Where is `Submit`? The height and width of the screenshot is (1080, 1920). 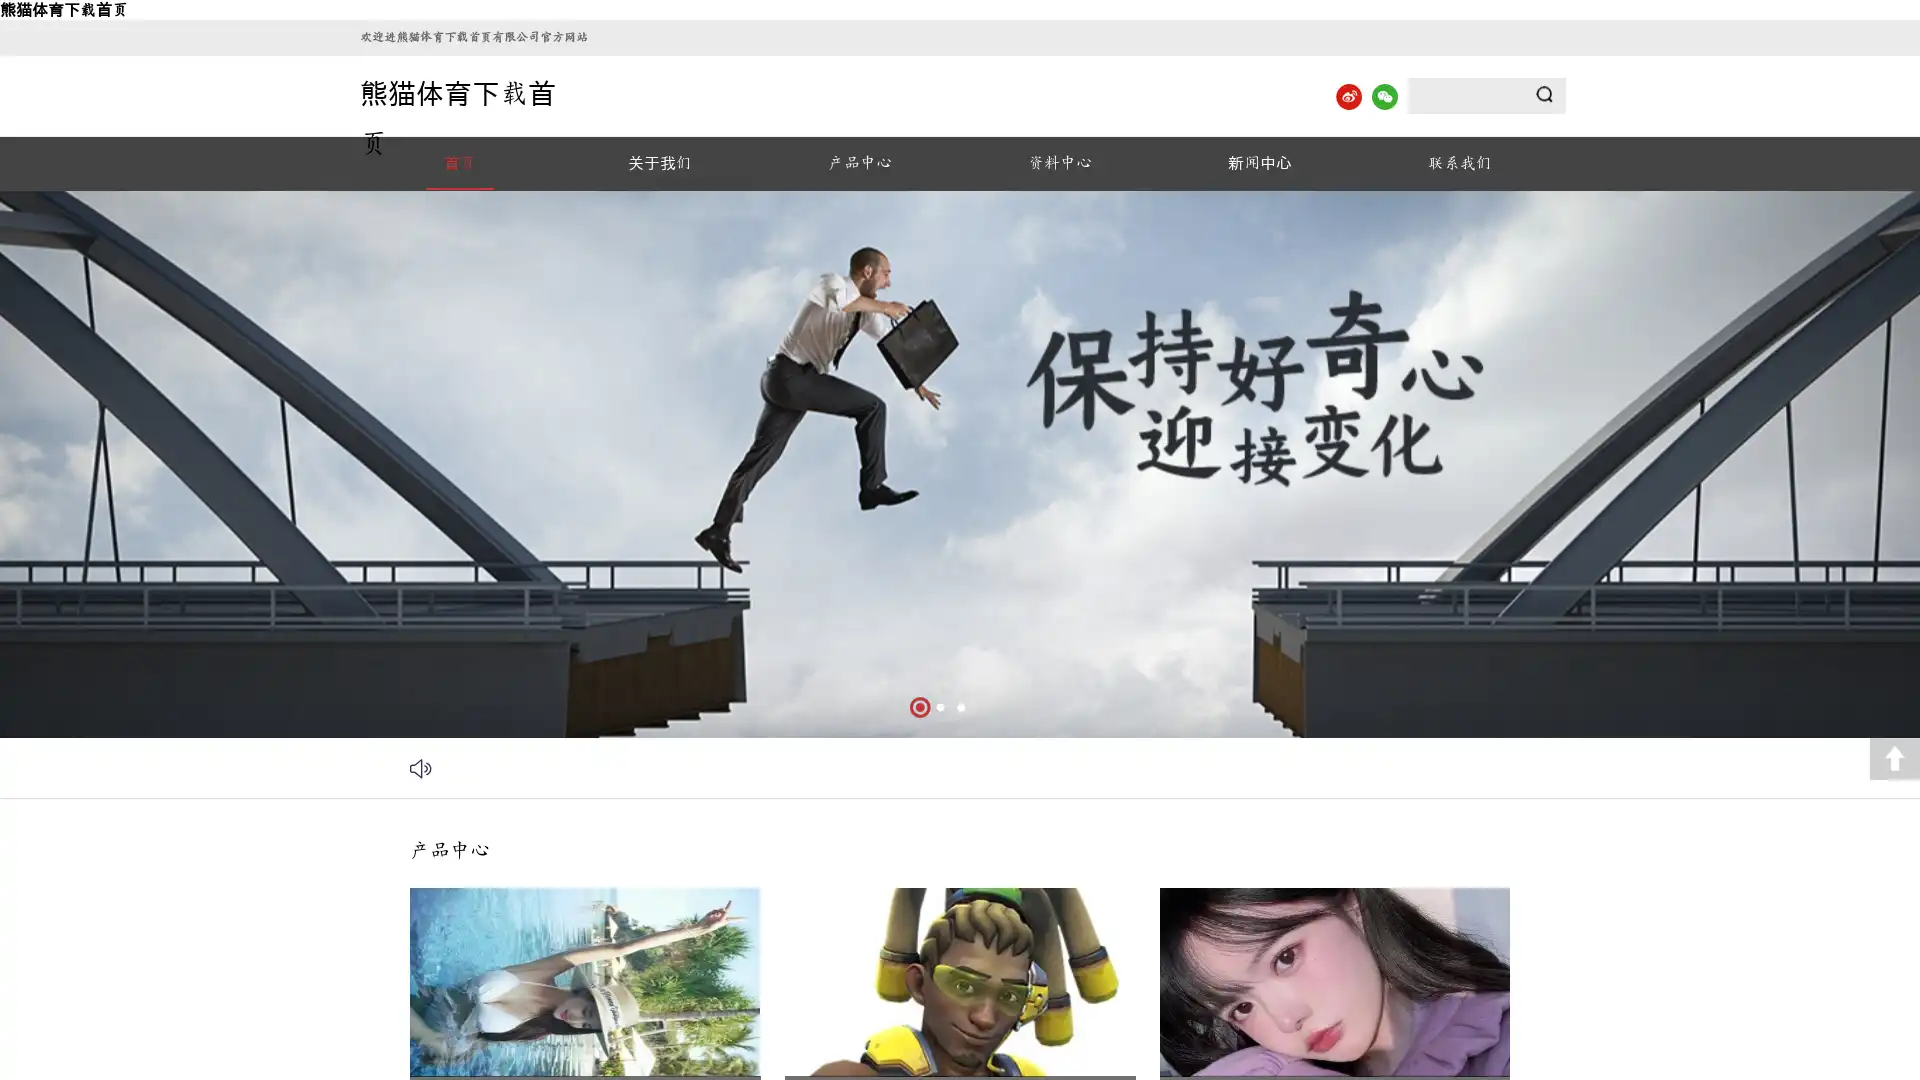
Submit is located at coordinates (1544, 95).